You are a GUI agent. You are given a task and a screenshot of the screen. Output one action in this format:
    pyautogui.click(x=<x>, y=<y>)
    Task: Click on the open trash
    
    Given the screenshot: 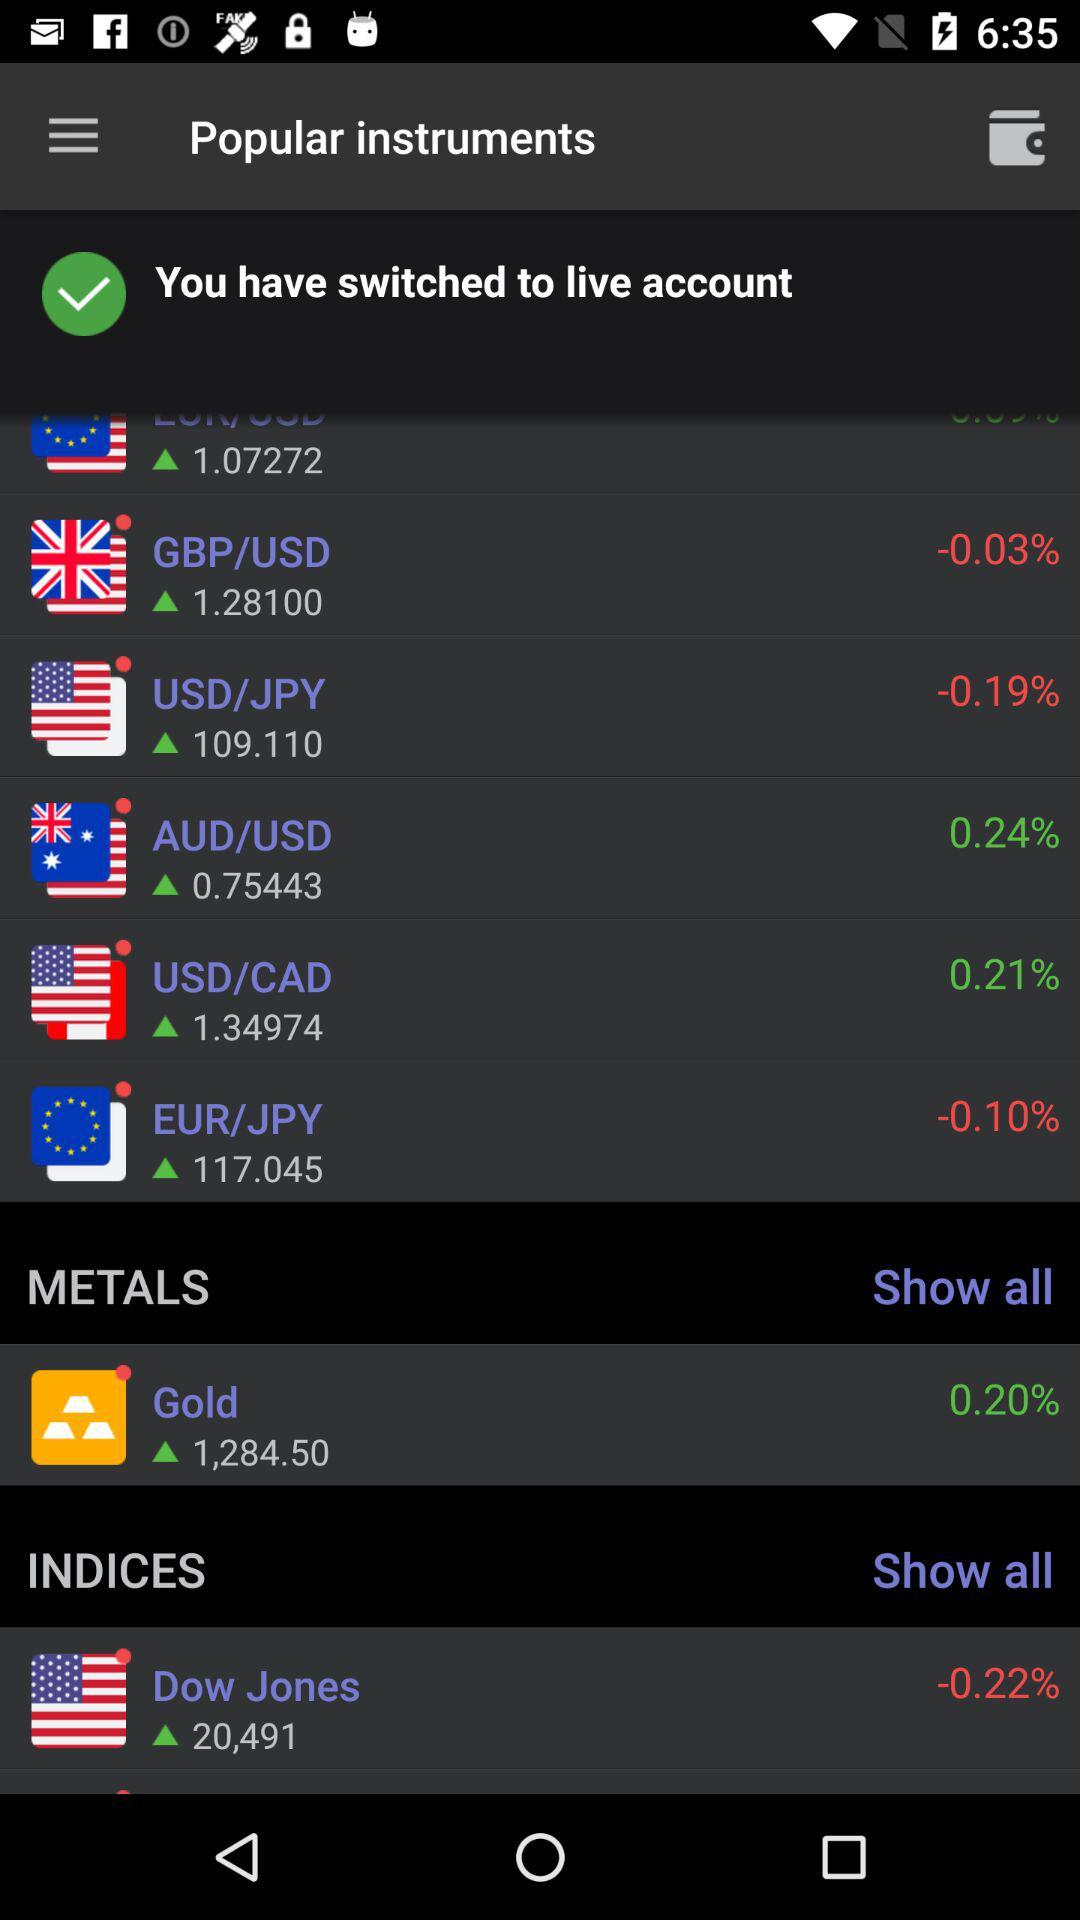 What is the action you would take?
    pyautogui.click(x=1017, y=135)
    